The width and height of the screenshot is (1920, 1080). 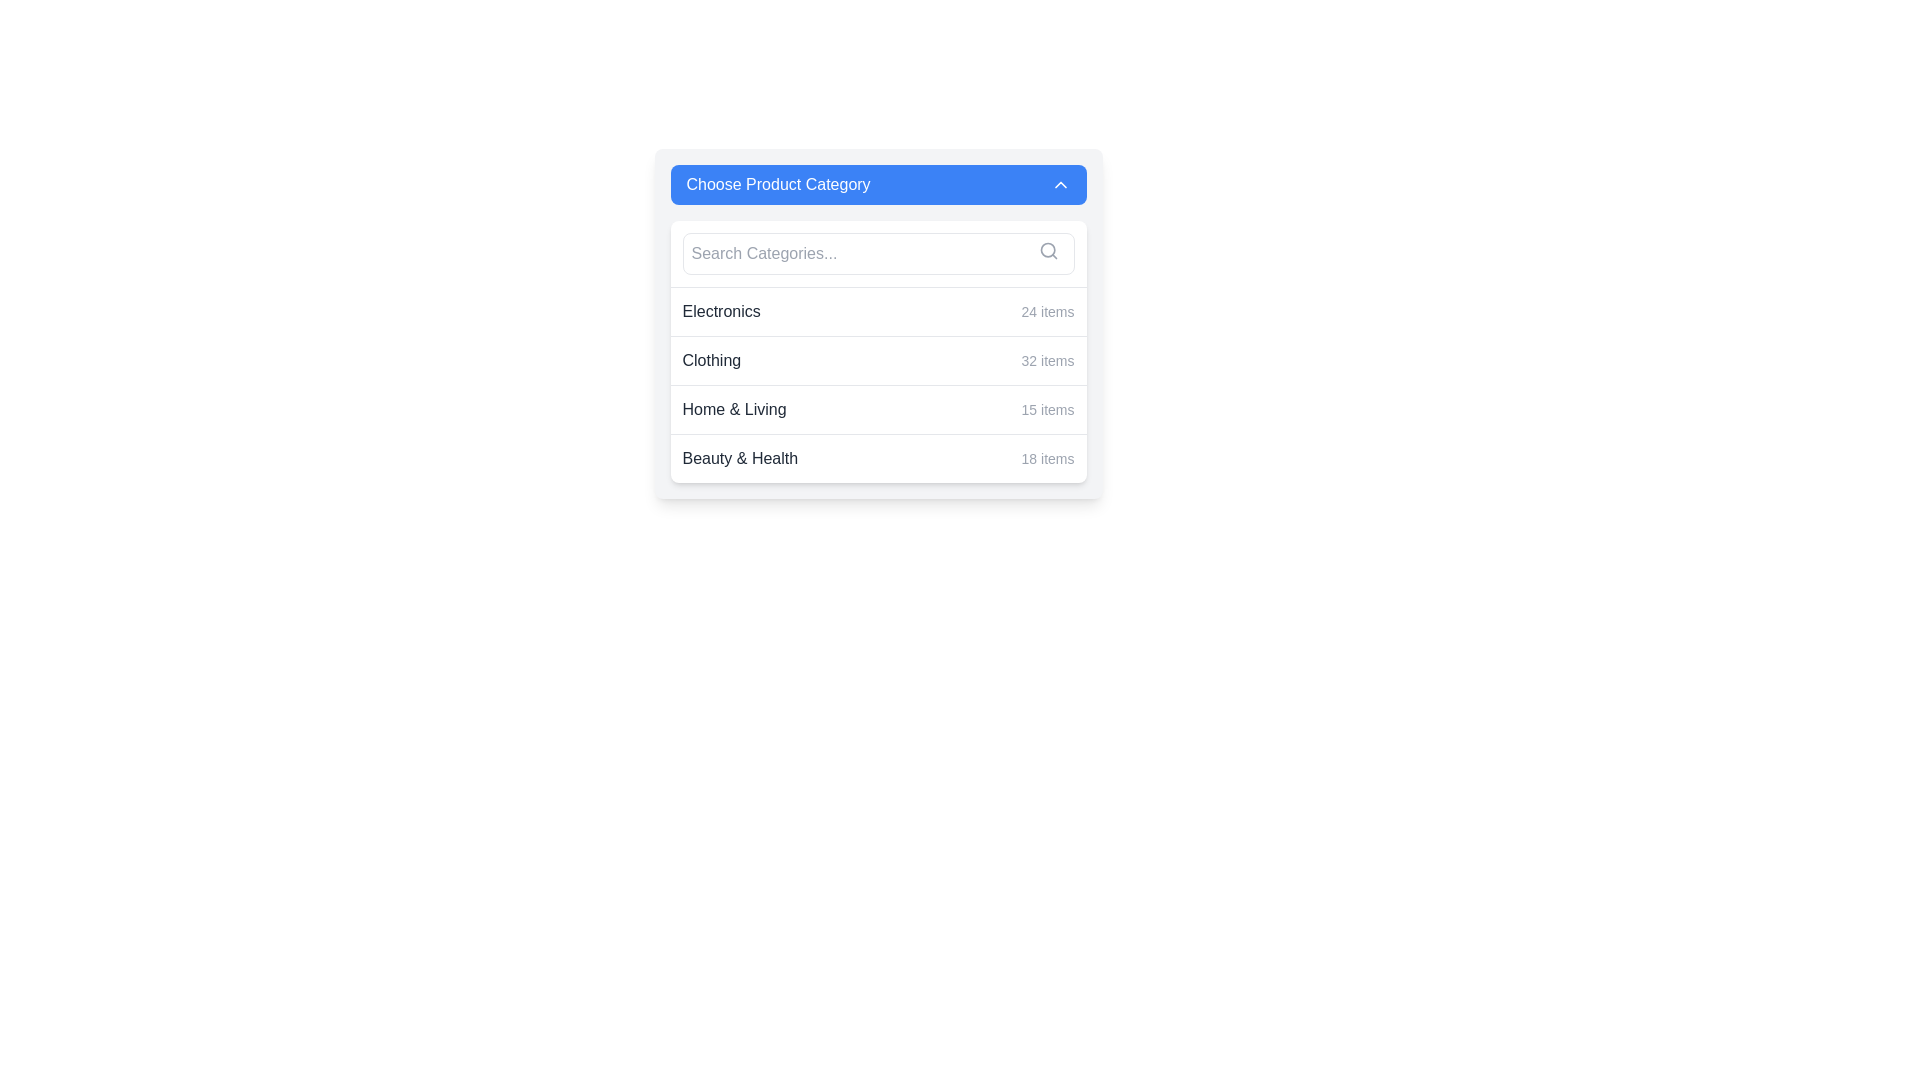 What do you see at coordinates (1047, 312) in the screenshot?
I see `the label displaying '24 items' which is located next to the 'Electronics' label, situated within the Electronics list item` at bounding box center [1047, 312].